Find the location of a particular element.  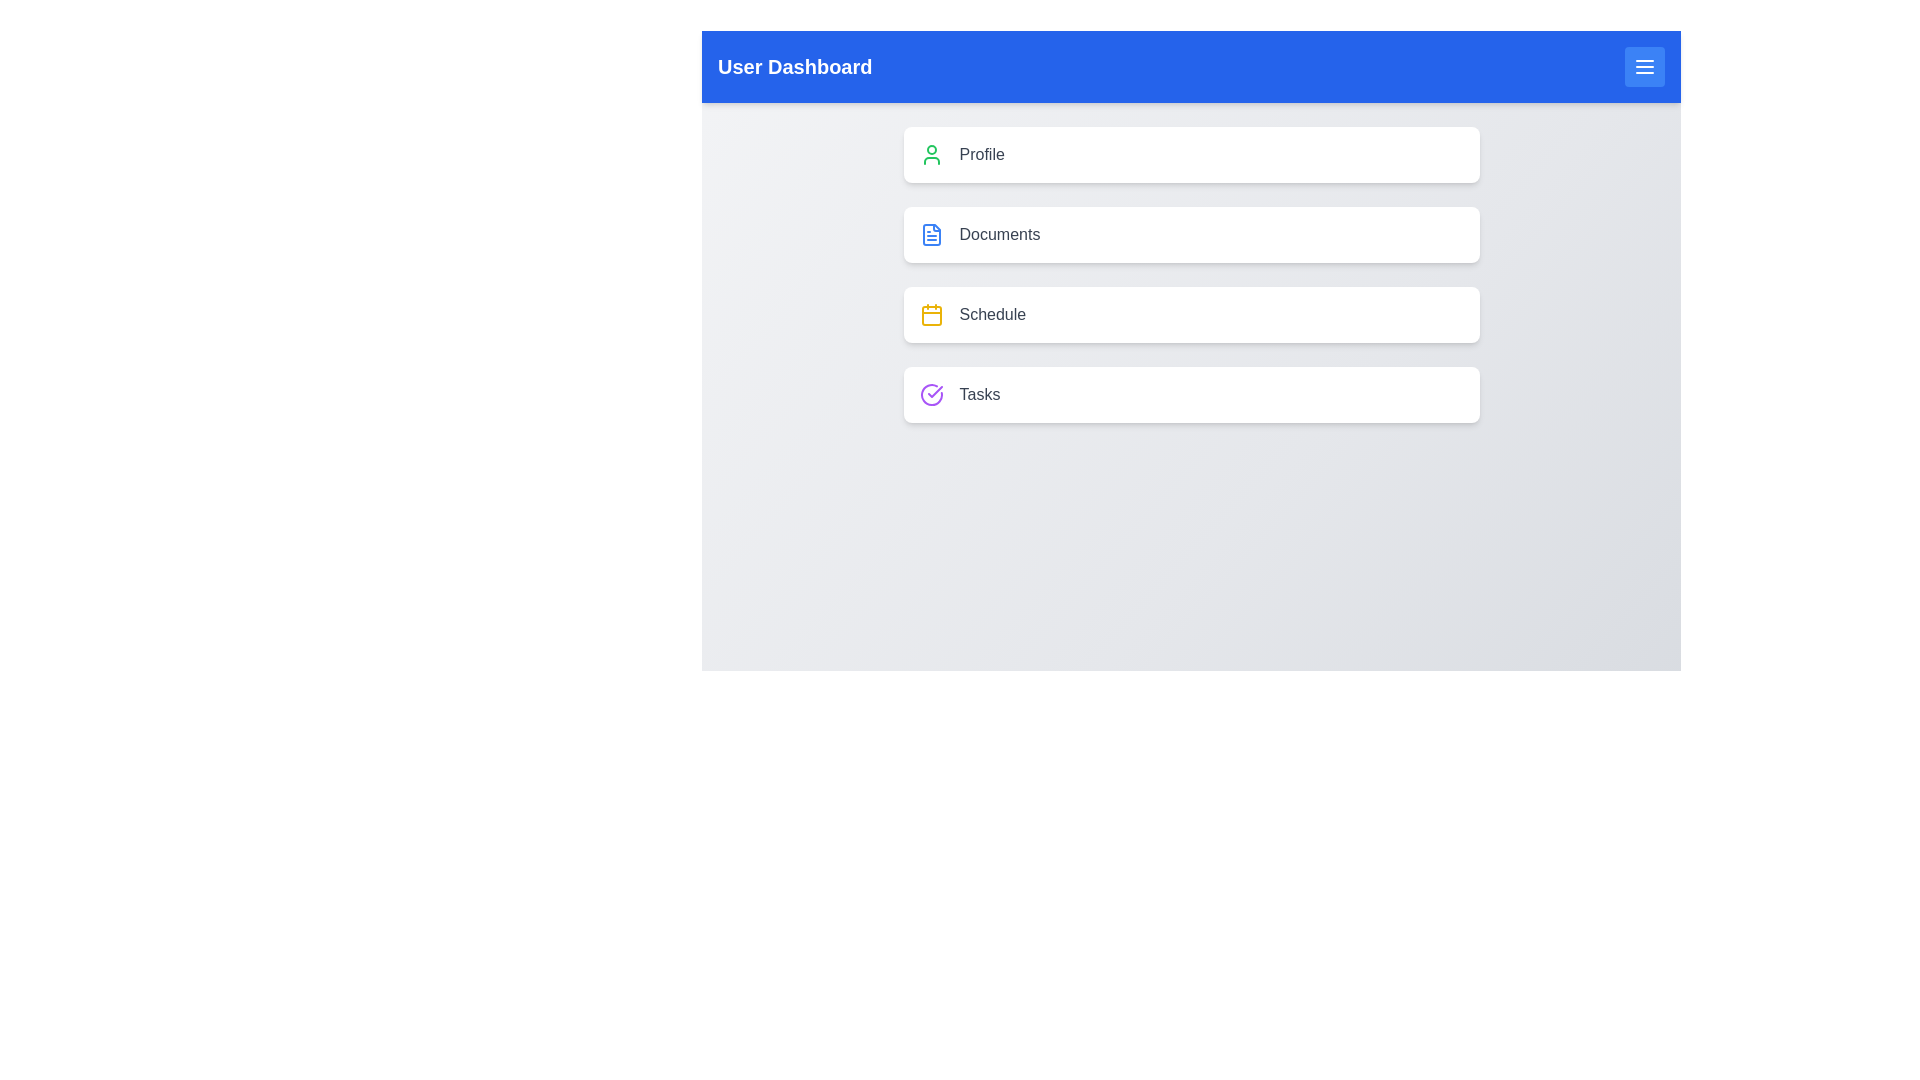

the menu item Schedule is located at coordinates (1191, 315).